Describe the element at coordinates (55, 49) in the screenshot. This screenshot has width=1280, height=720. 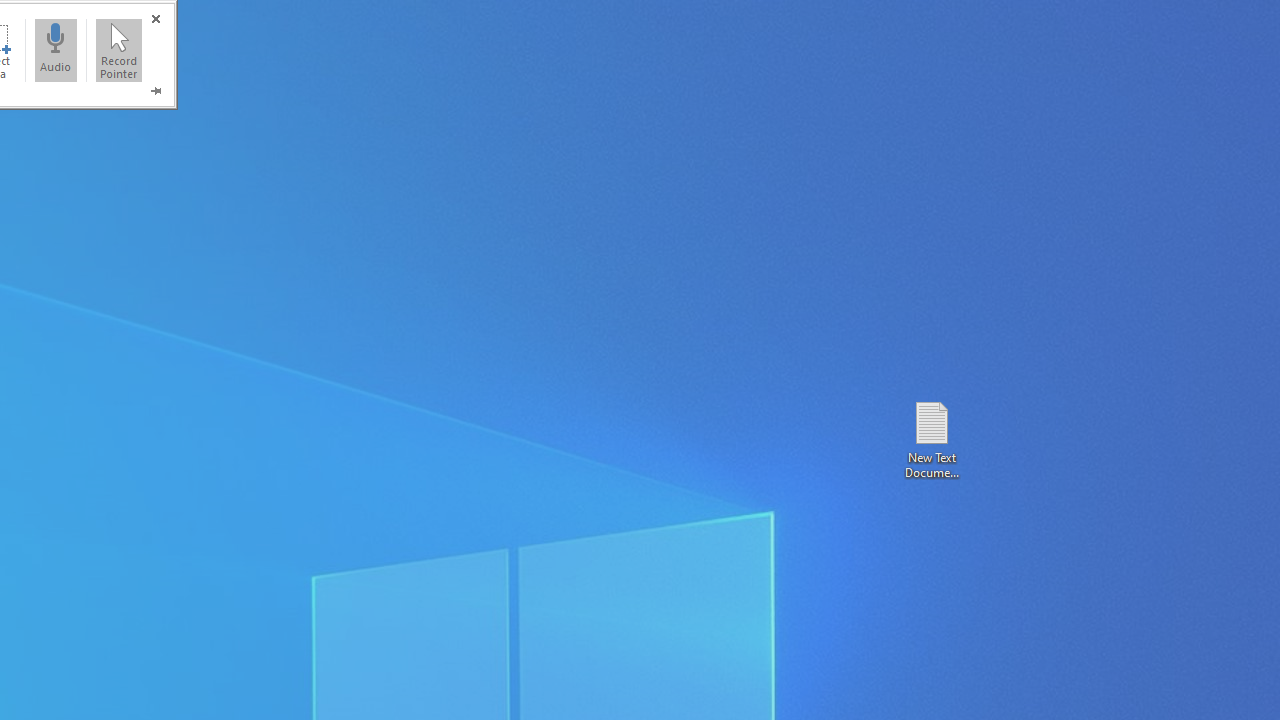
I see `'Audio'` at that location.